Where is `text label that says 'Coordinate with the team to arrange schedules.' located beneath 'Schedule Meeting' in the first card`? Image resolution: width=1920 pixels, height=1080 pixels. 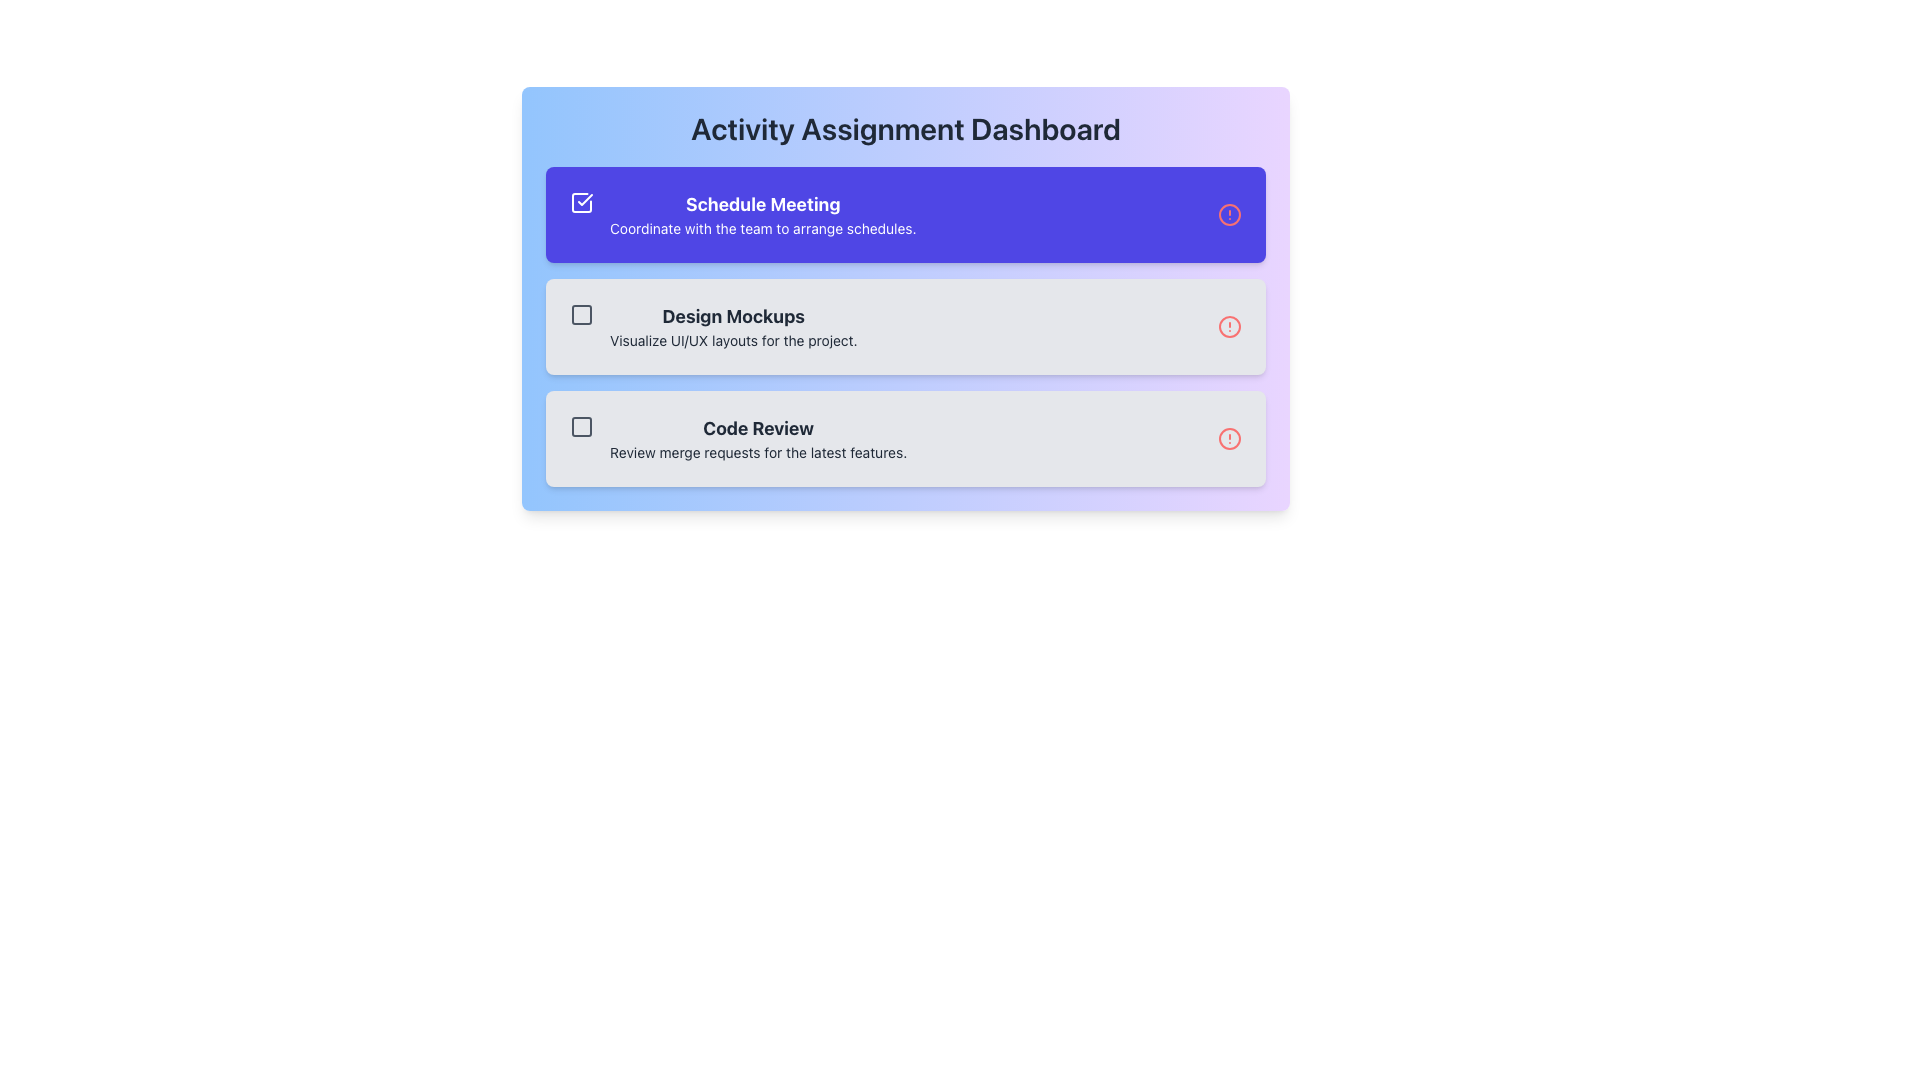
text label that says 'Coordinate with the team to arrange schedules.' located beneath 'Schedule Meeting' in the first card is located at coordinates (762, 227).